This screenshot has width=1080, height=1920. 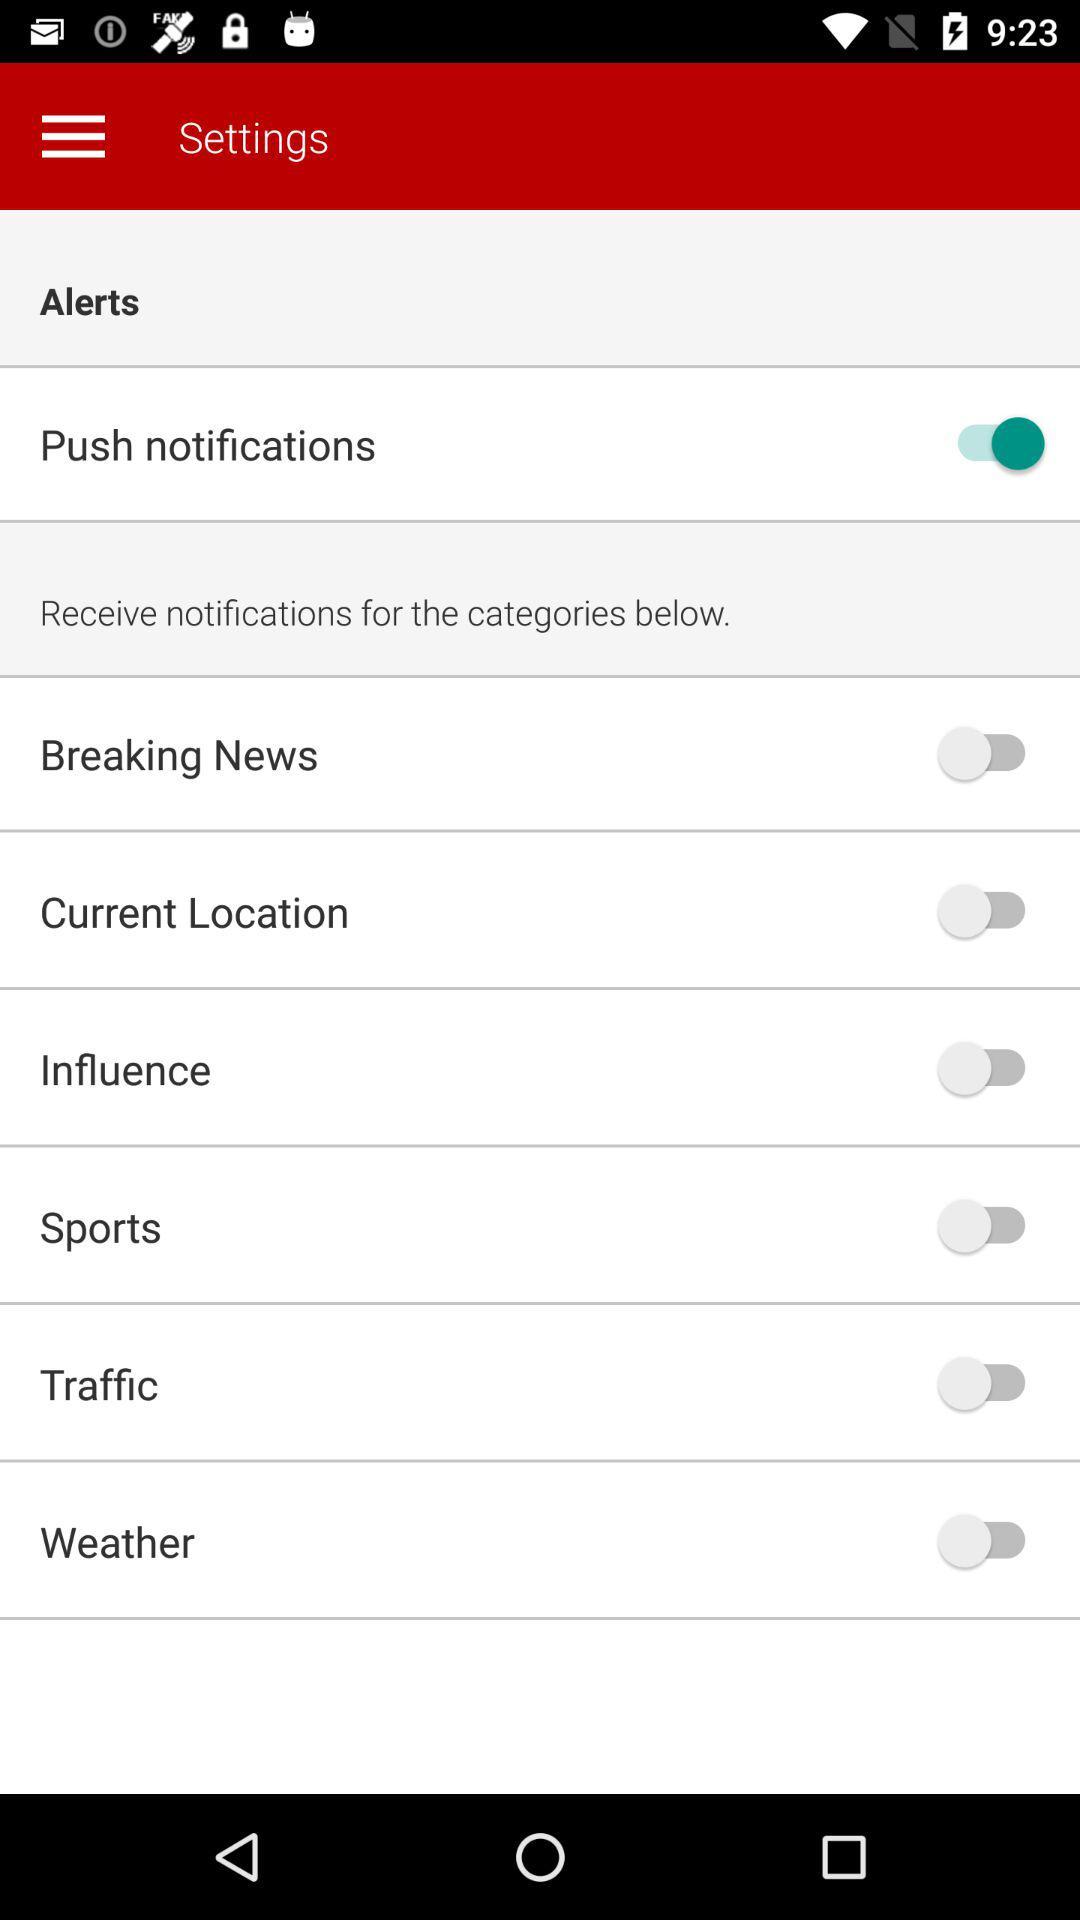 I want to click on on button, so click(x=991, y=442).